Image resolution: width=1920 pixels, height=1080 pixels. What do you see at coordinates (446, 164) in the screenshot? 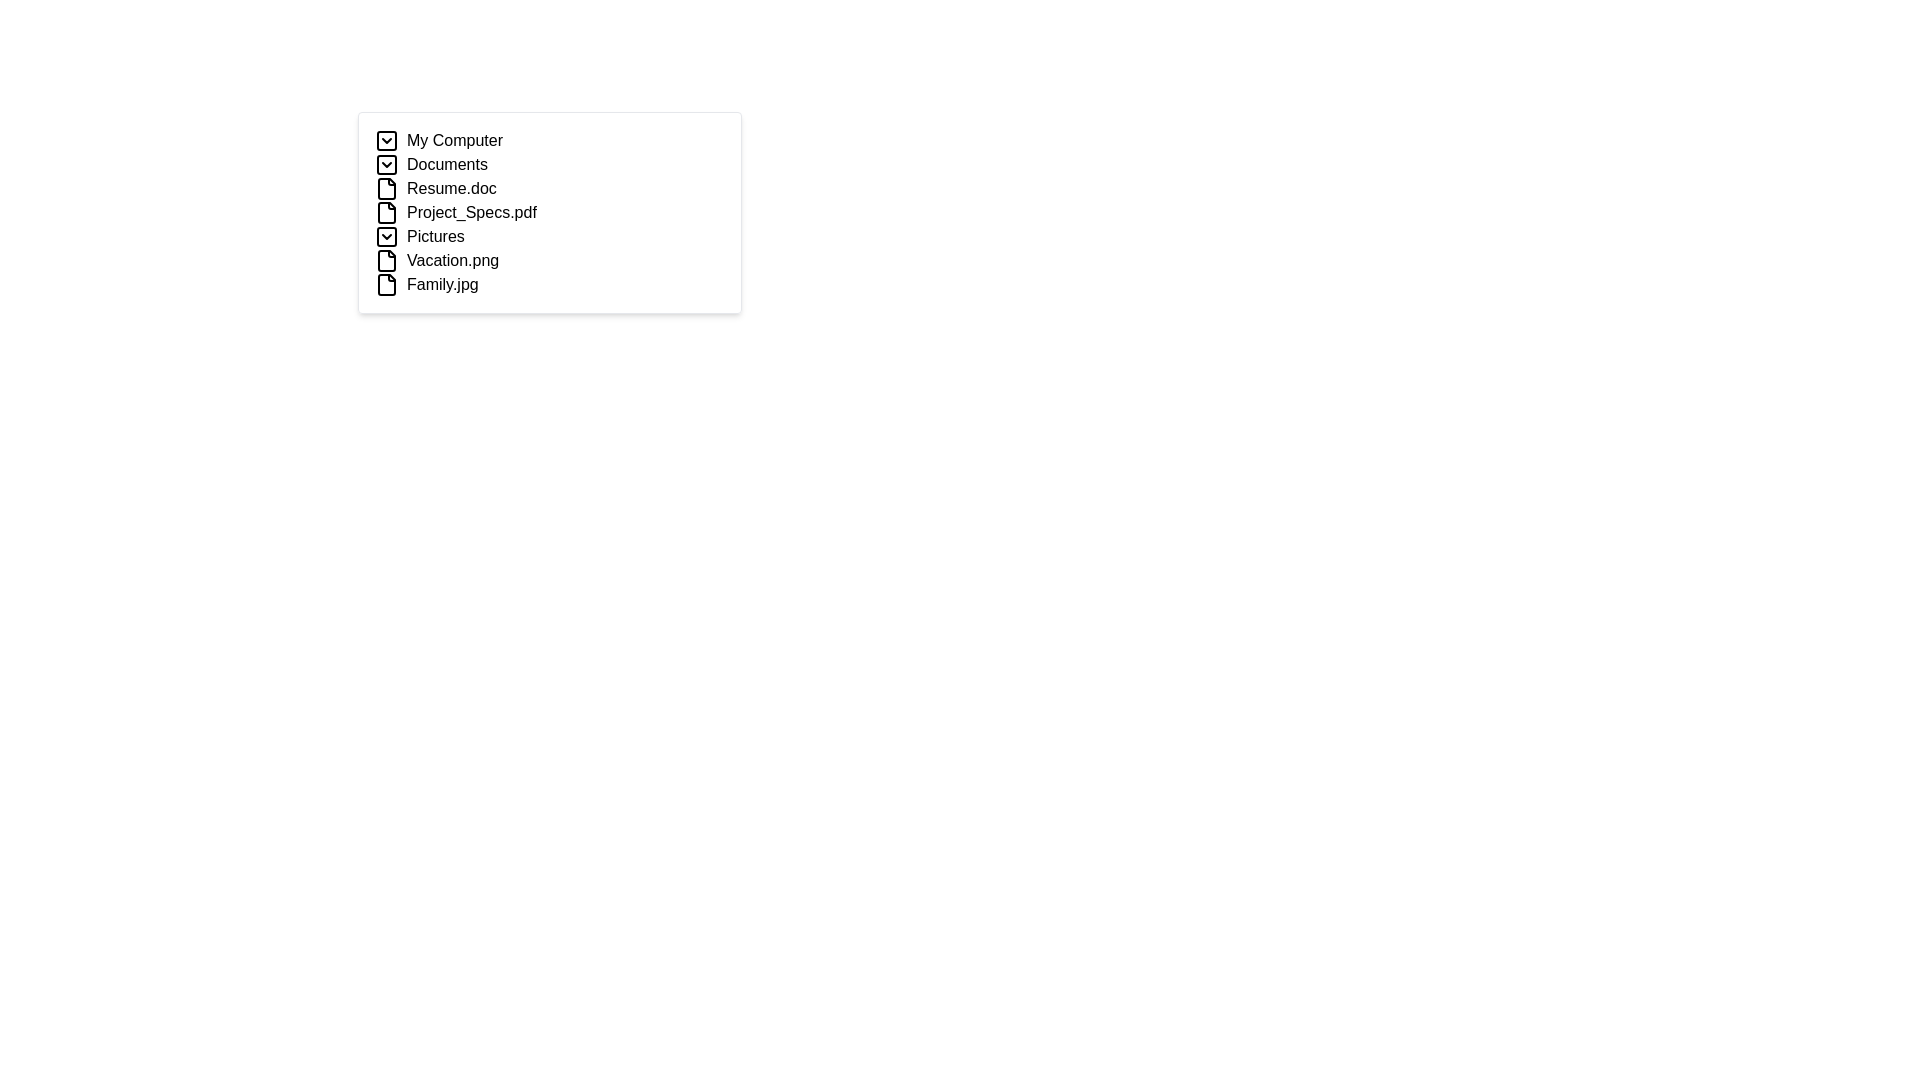
I see `the 'Documents' label` at bounding box center [446, 164].